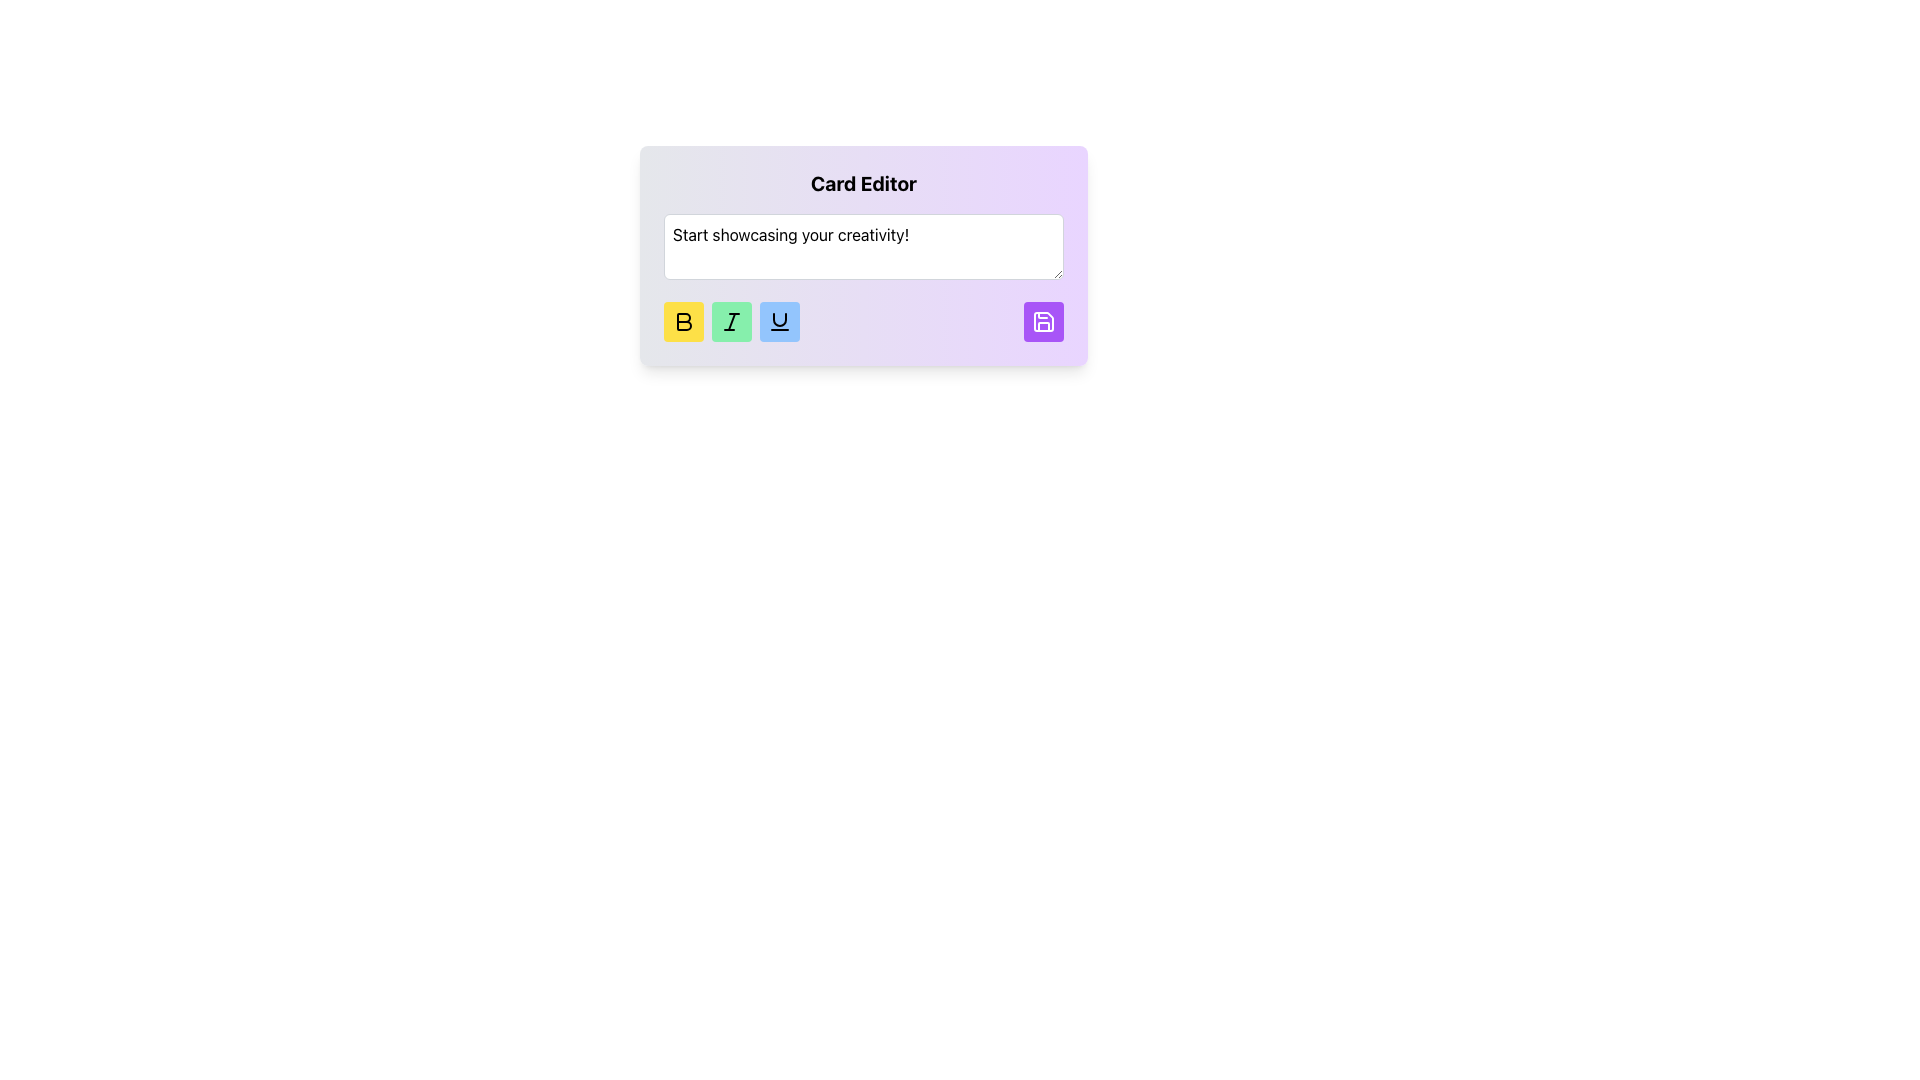 The image size is (1920, 1080). I want to click on the save icon located at the bottom-right corner of the card editor panel, so click(1042, 320).